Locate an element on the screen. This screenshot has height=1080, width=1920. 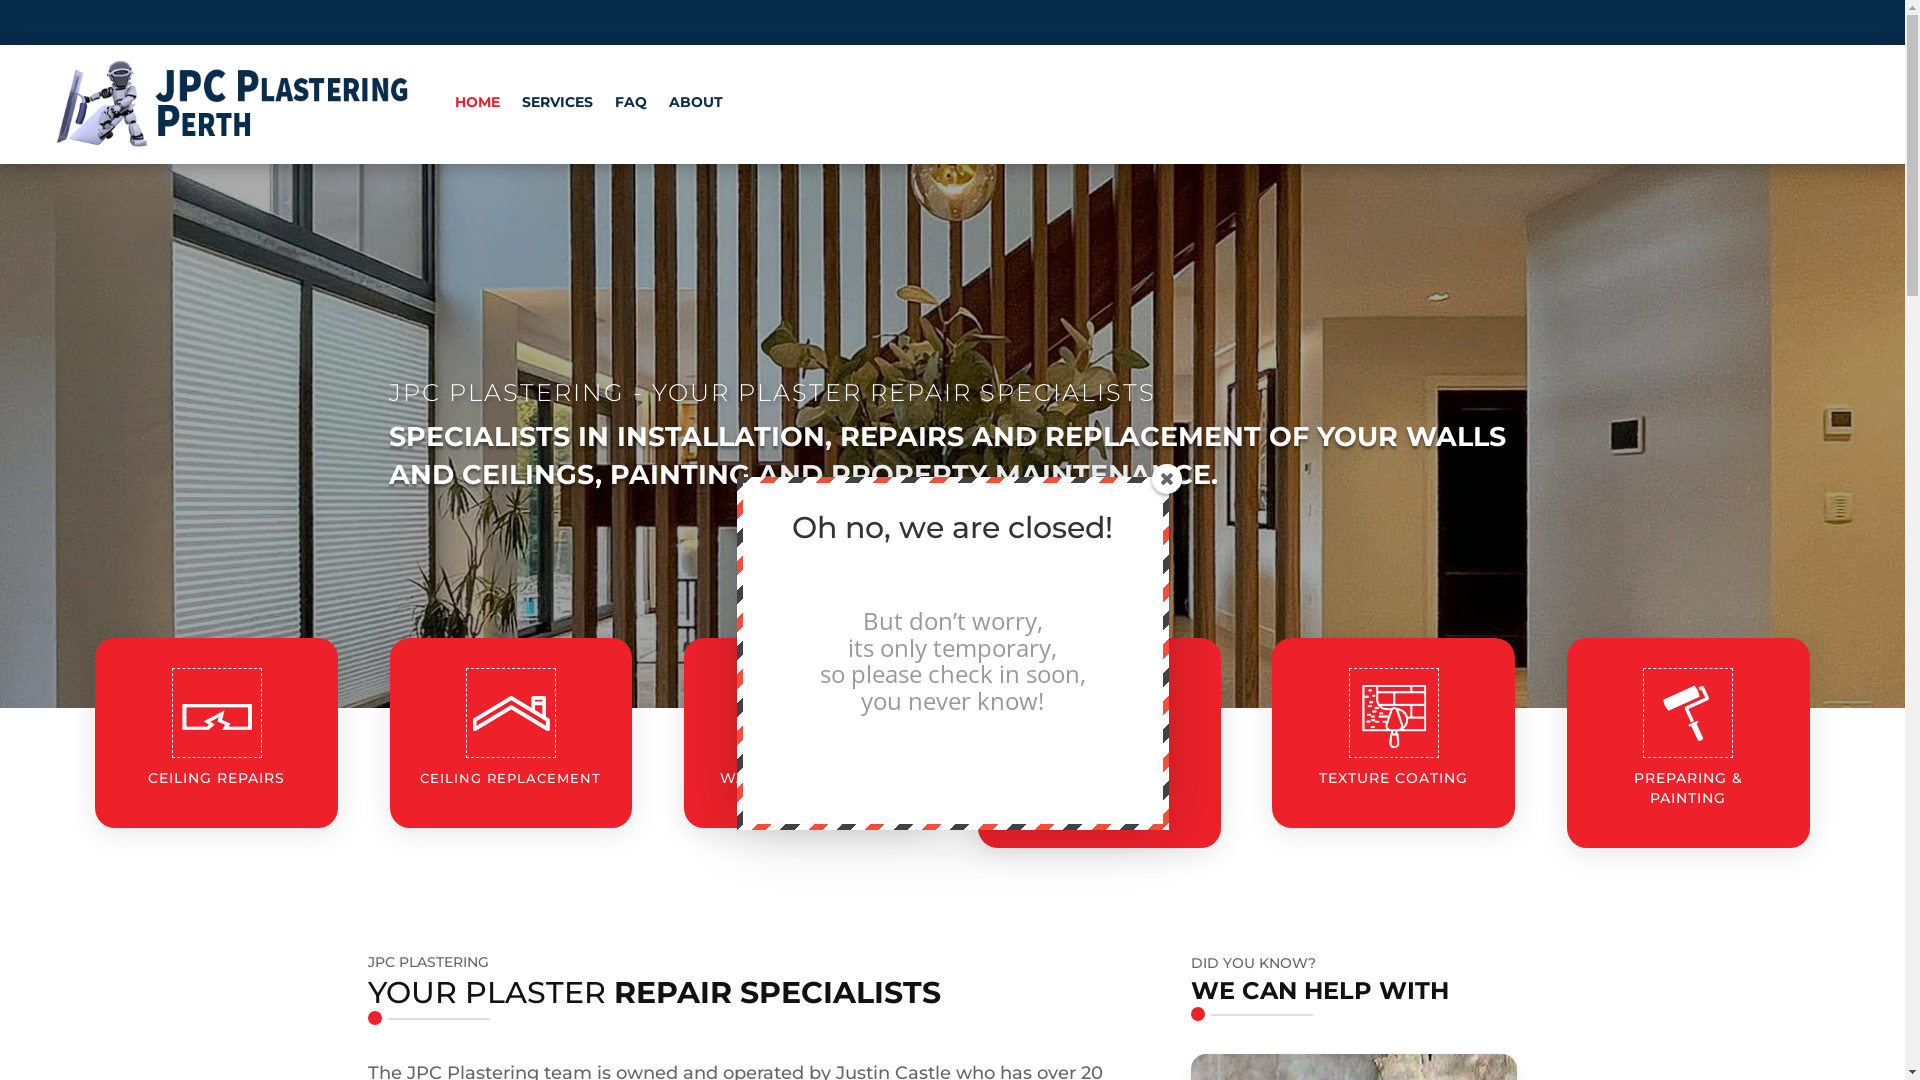
'FAQ' is located at coordinates (629, 101).